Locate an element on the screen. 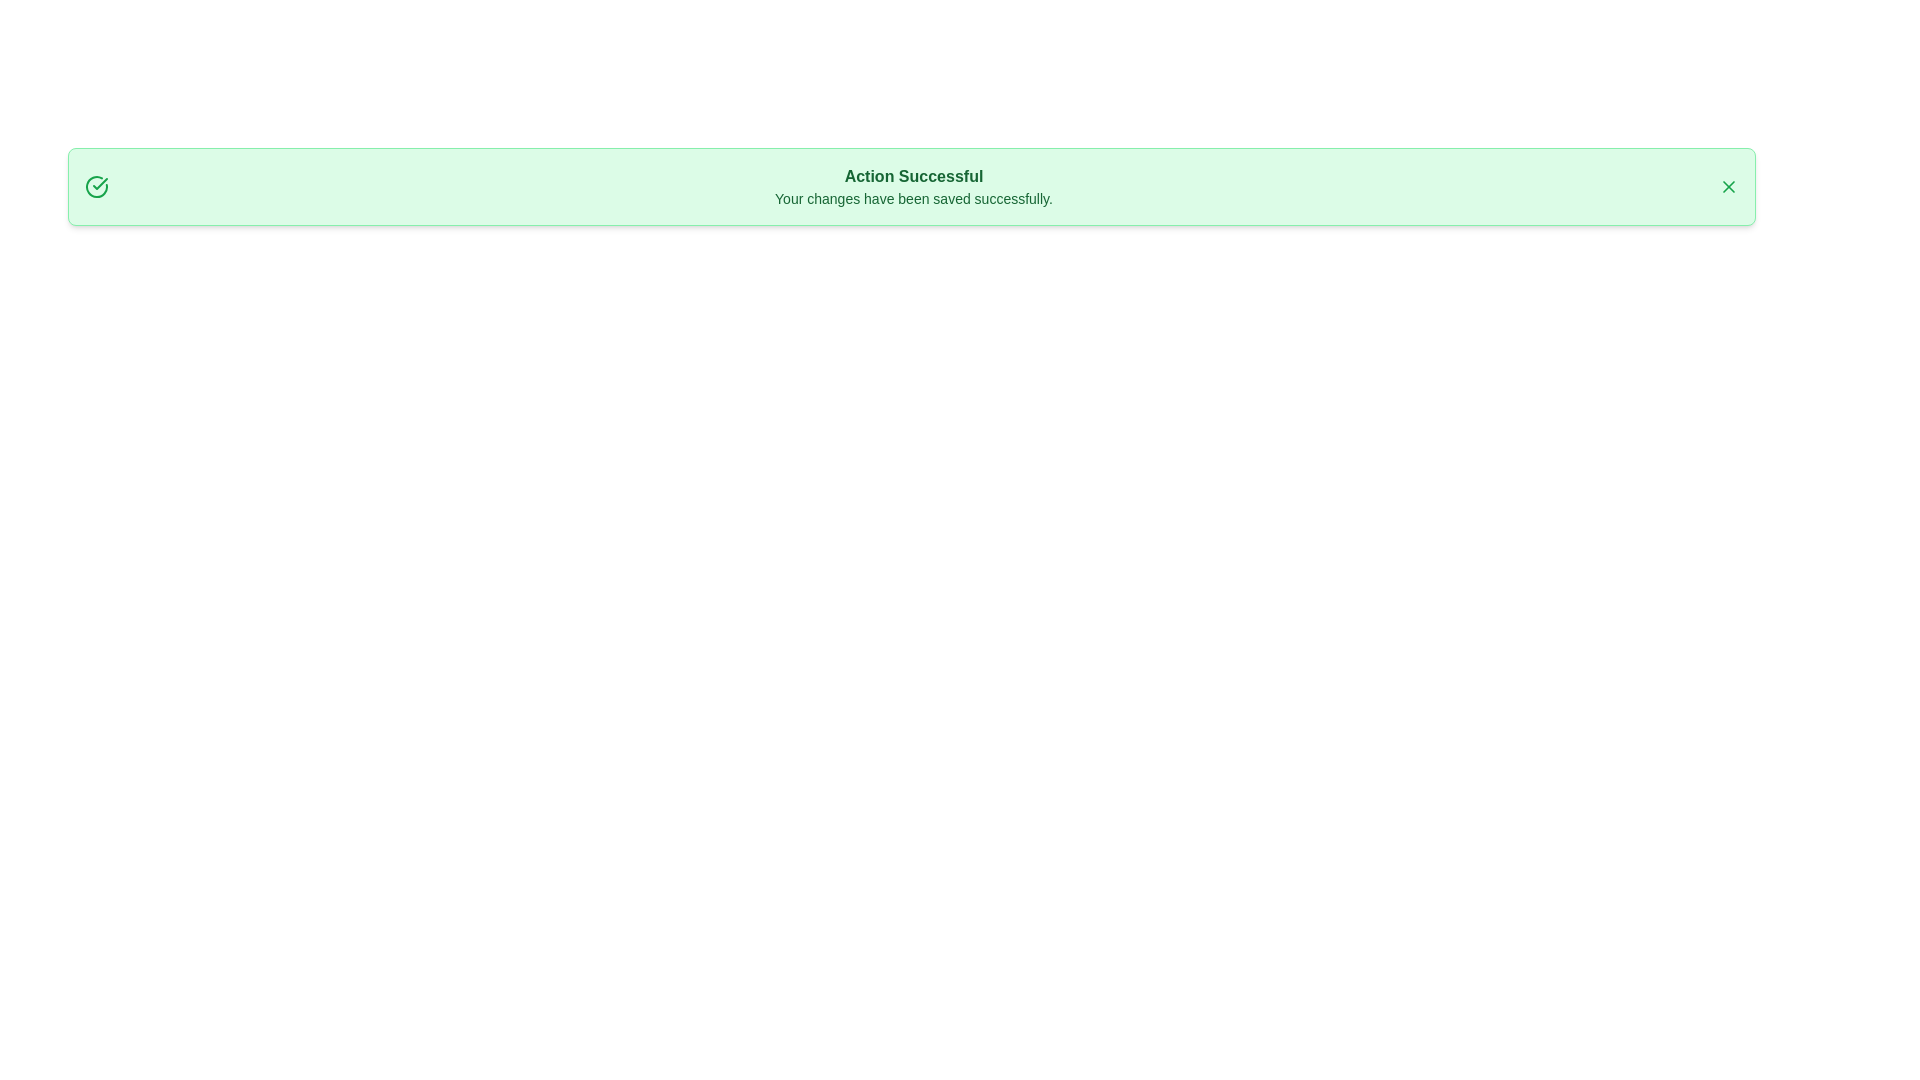 The image size is (1920, 1080). the background area outside the alert box to test interaction is located at coordinates (49, 49).